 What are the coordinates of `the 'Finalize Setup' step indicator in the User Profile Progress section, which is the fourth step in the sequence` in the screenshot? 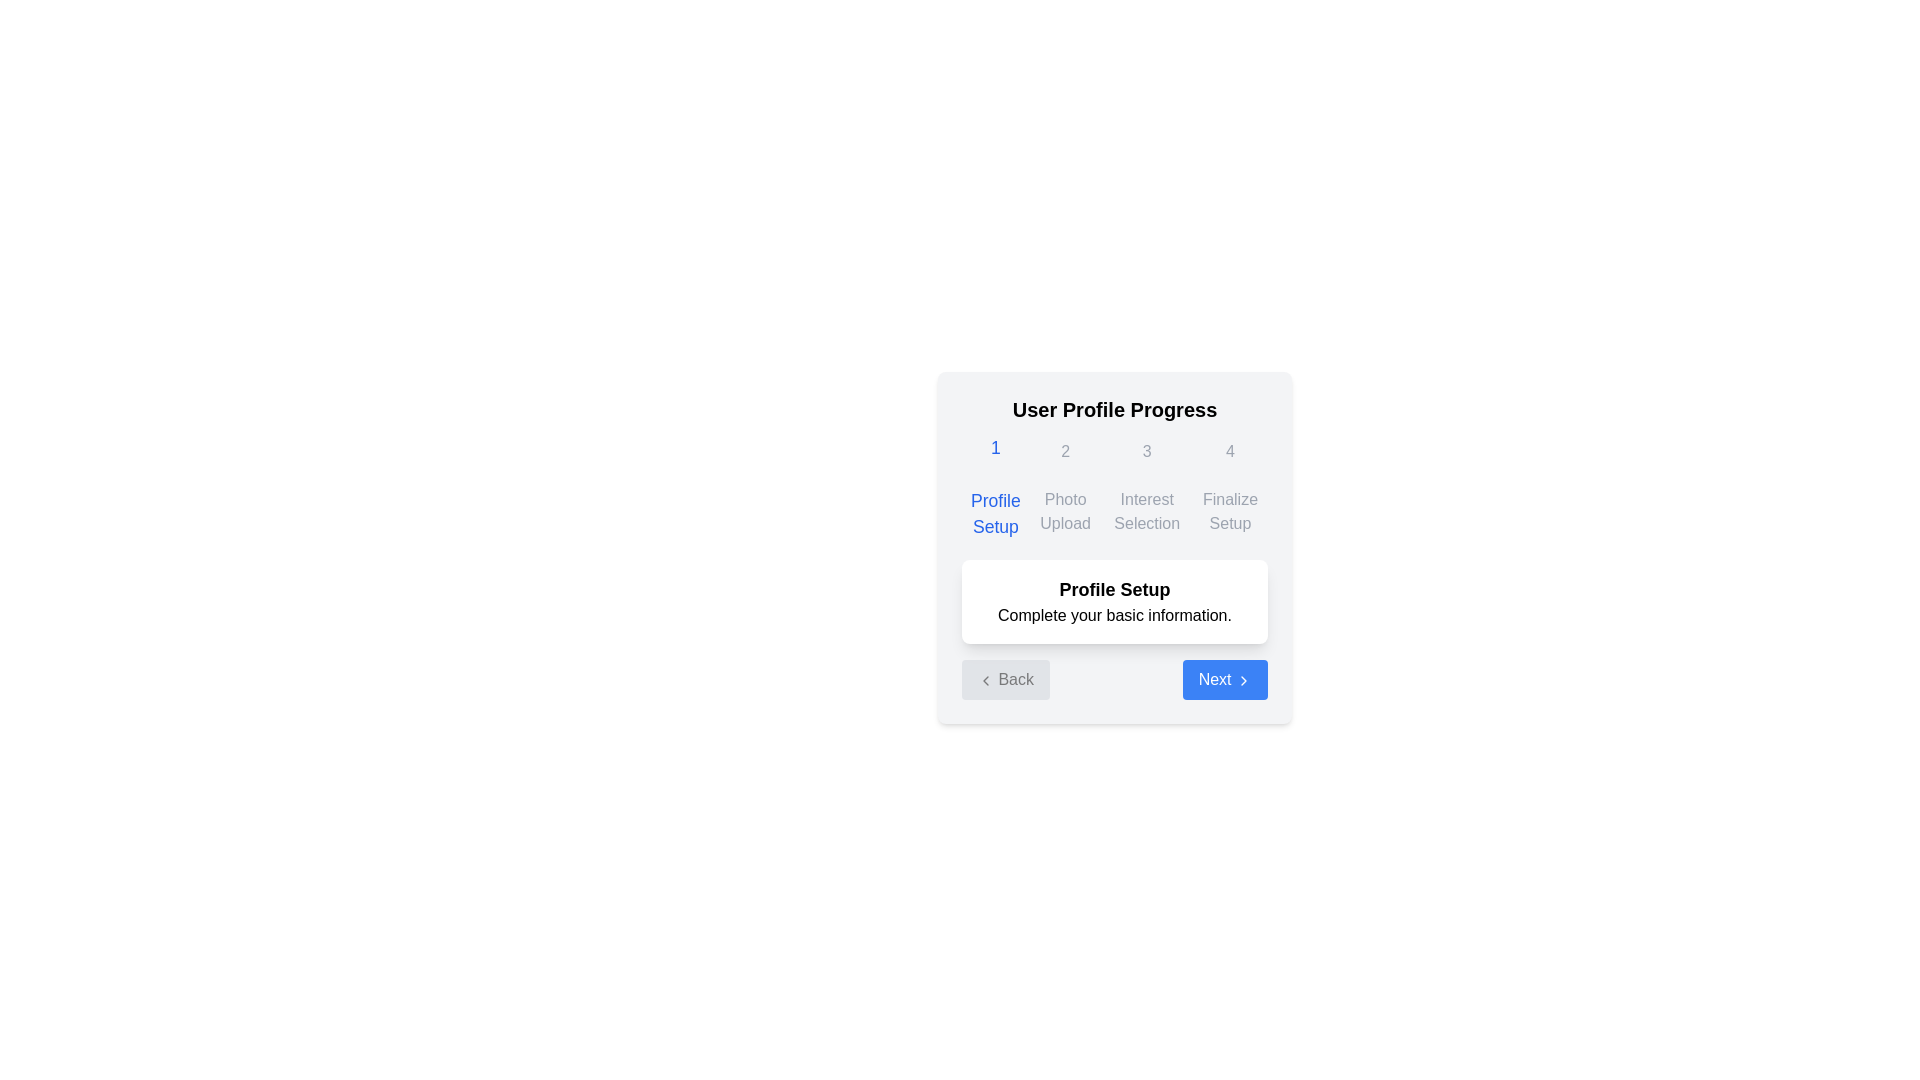 It's located at (1228, 488).